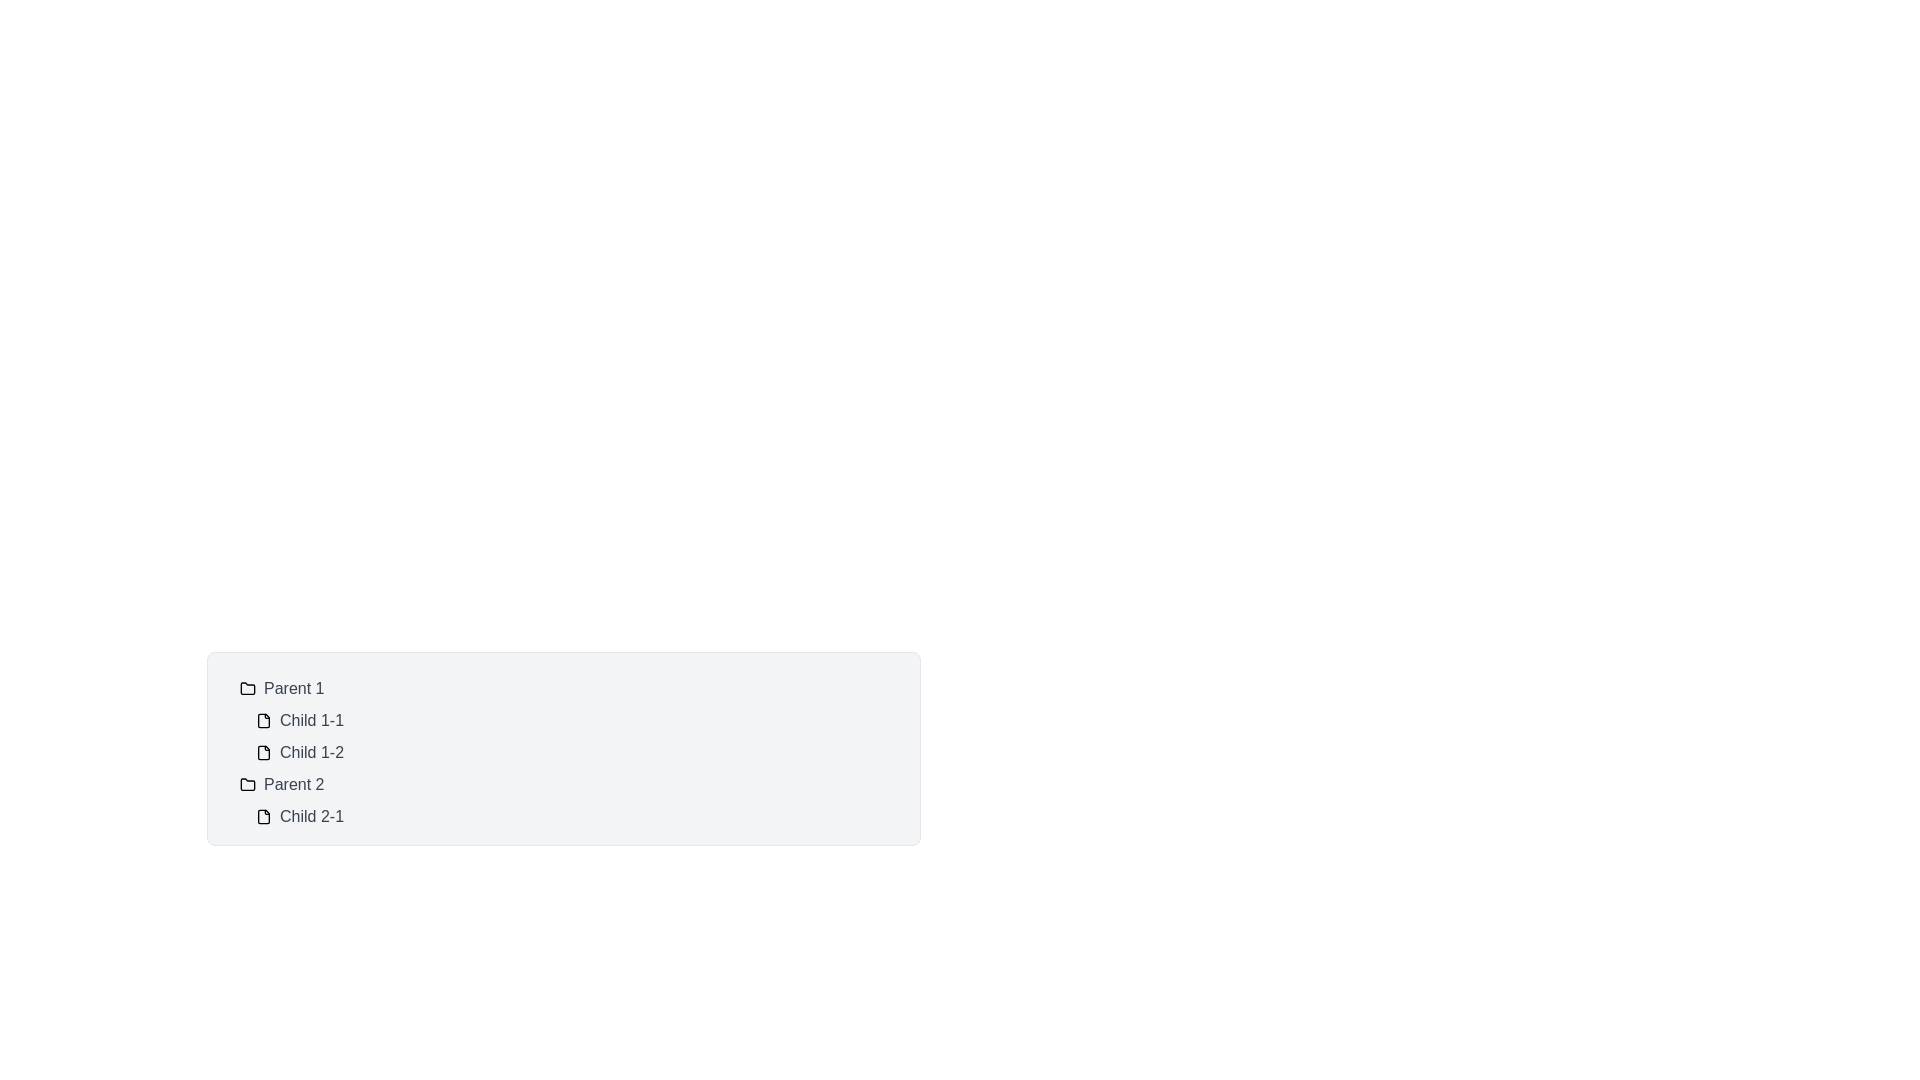  I want to click on the Text Label indicating the title of the first collapsible section of the list, which is aligned horizontally with a folder icon to its left, so click(293, 688).